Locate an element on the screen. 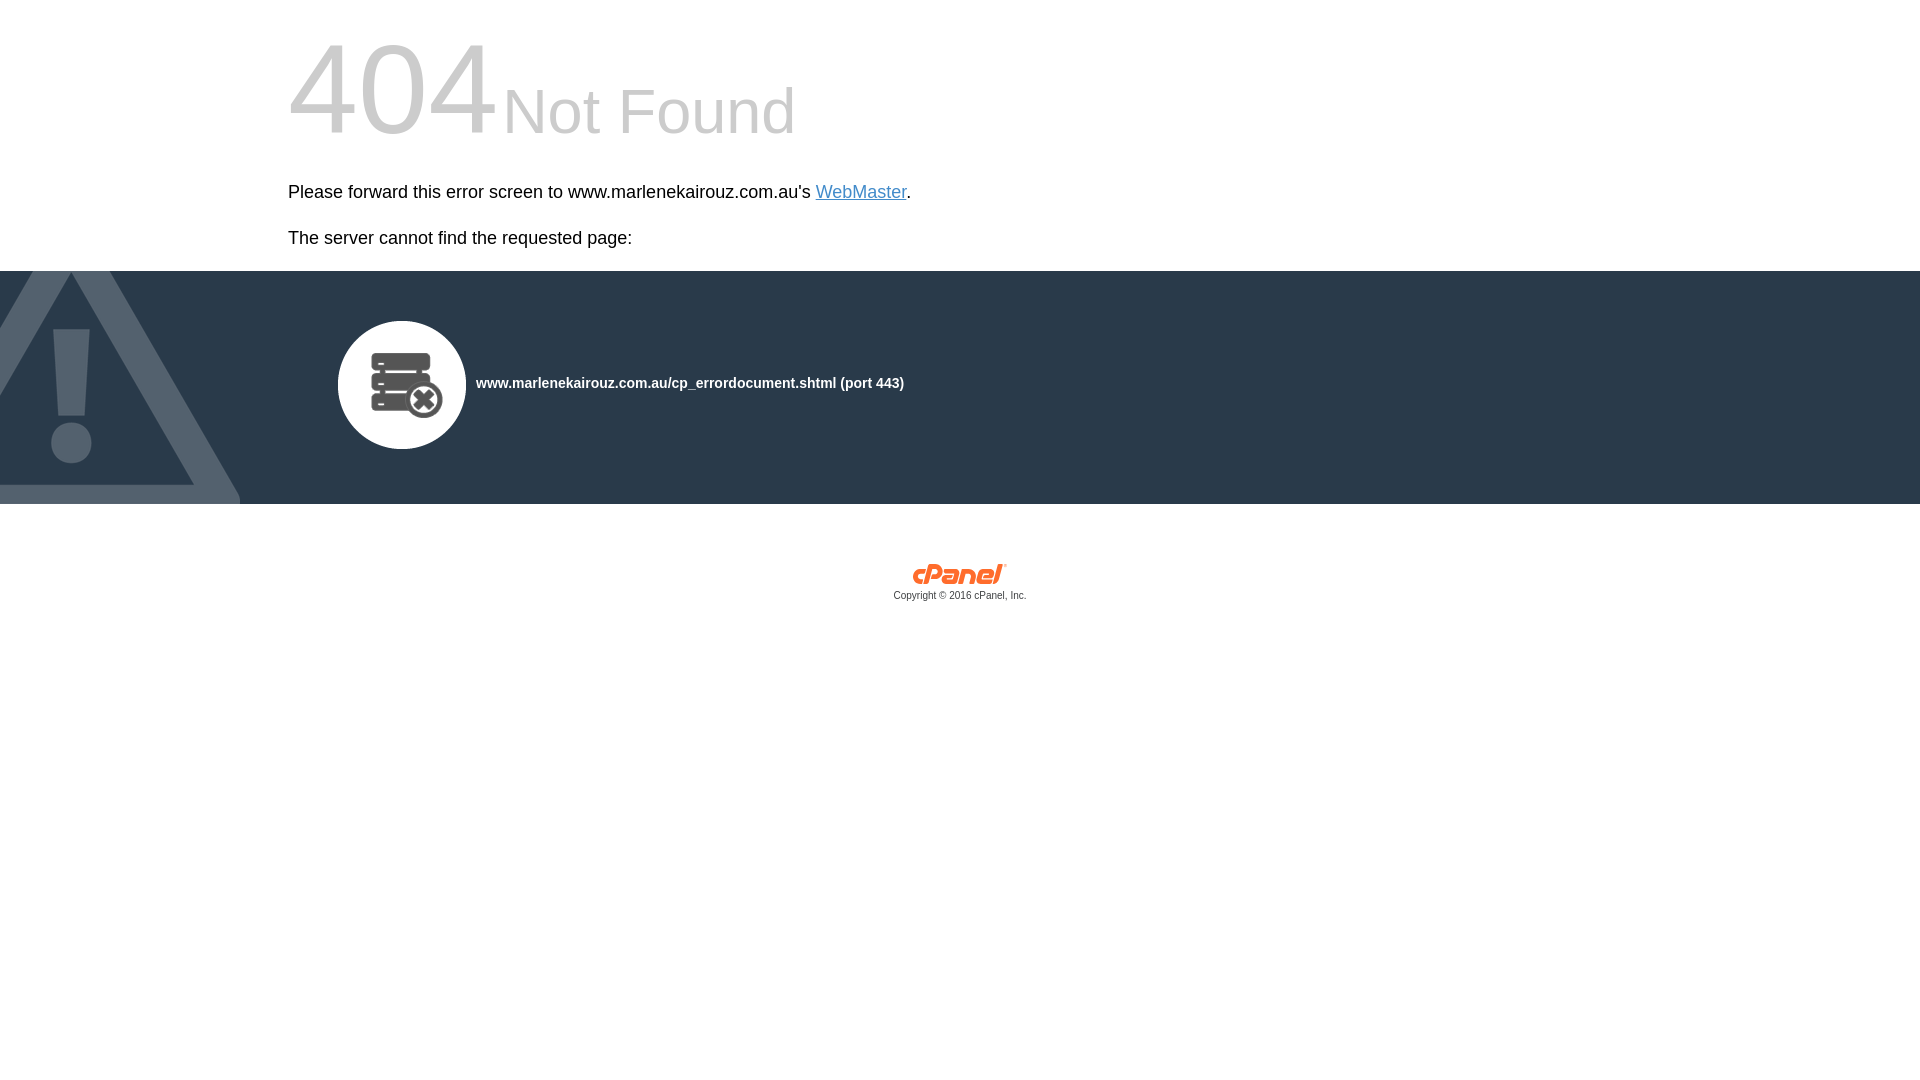  'WebMaster' is located at coordinates (861, 192).